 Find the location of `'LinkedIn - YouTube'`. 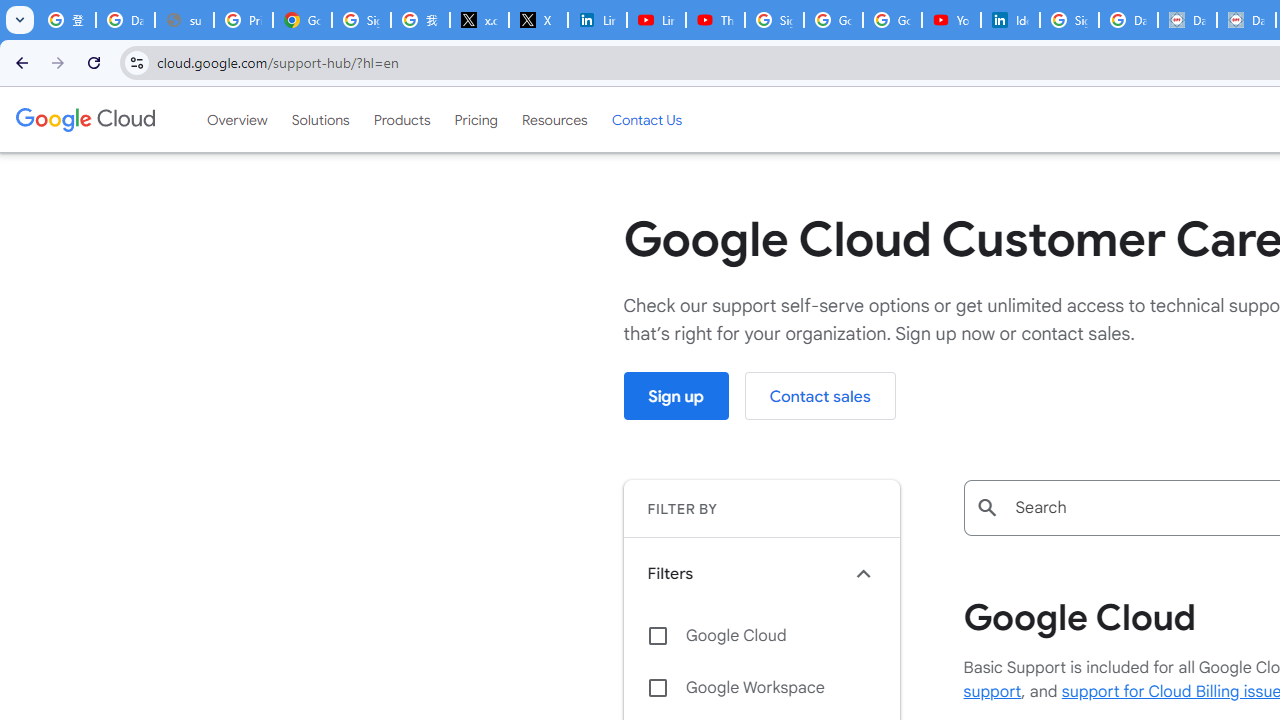

'LinkedIn - YouTube' is located at coordinates (656, 20).